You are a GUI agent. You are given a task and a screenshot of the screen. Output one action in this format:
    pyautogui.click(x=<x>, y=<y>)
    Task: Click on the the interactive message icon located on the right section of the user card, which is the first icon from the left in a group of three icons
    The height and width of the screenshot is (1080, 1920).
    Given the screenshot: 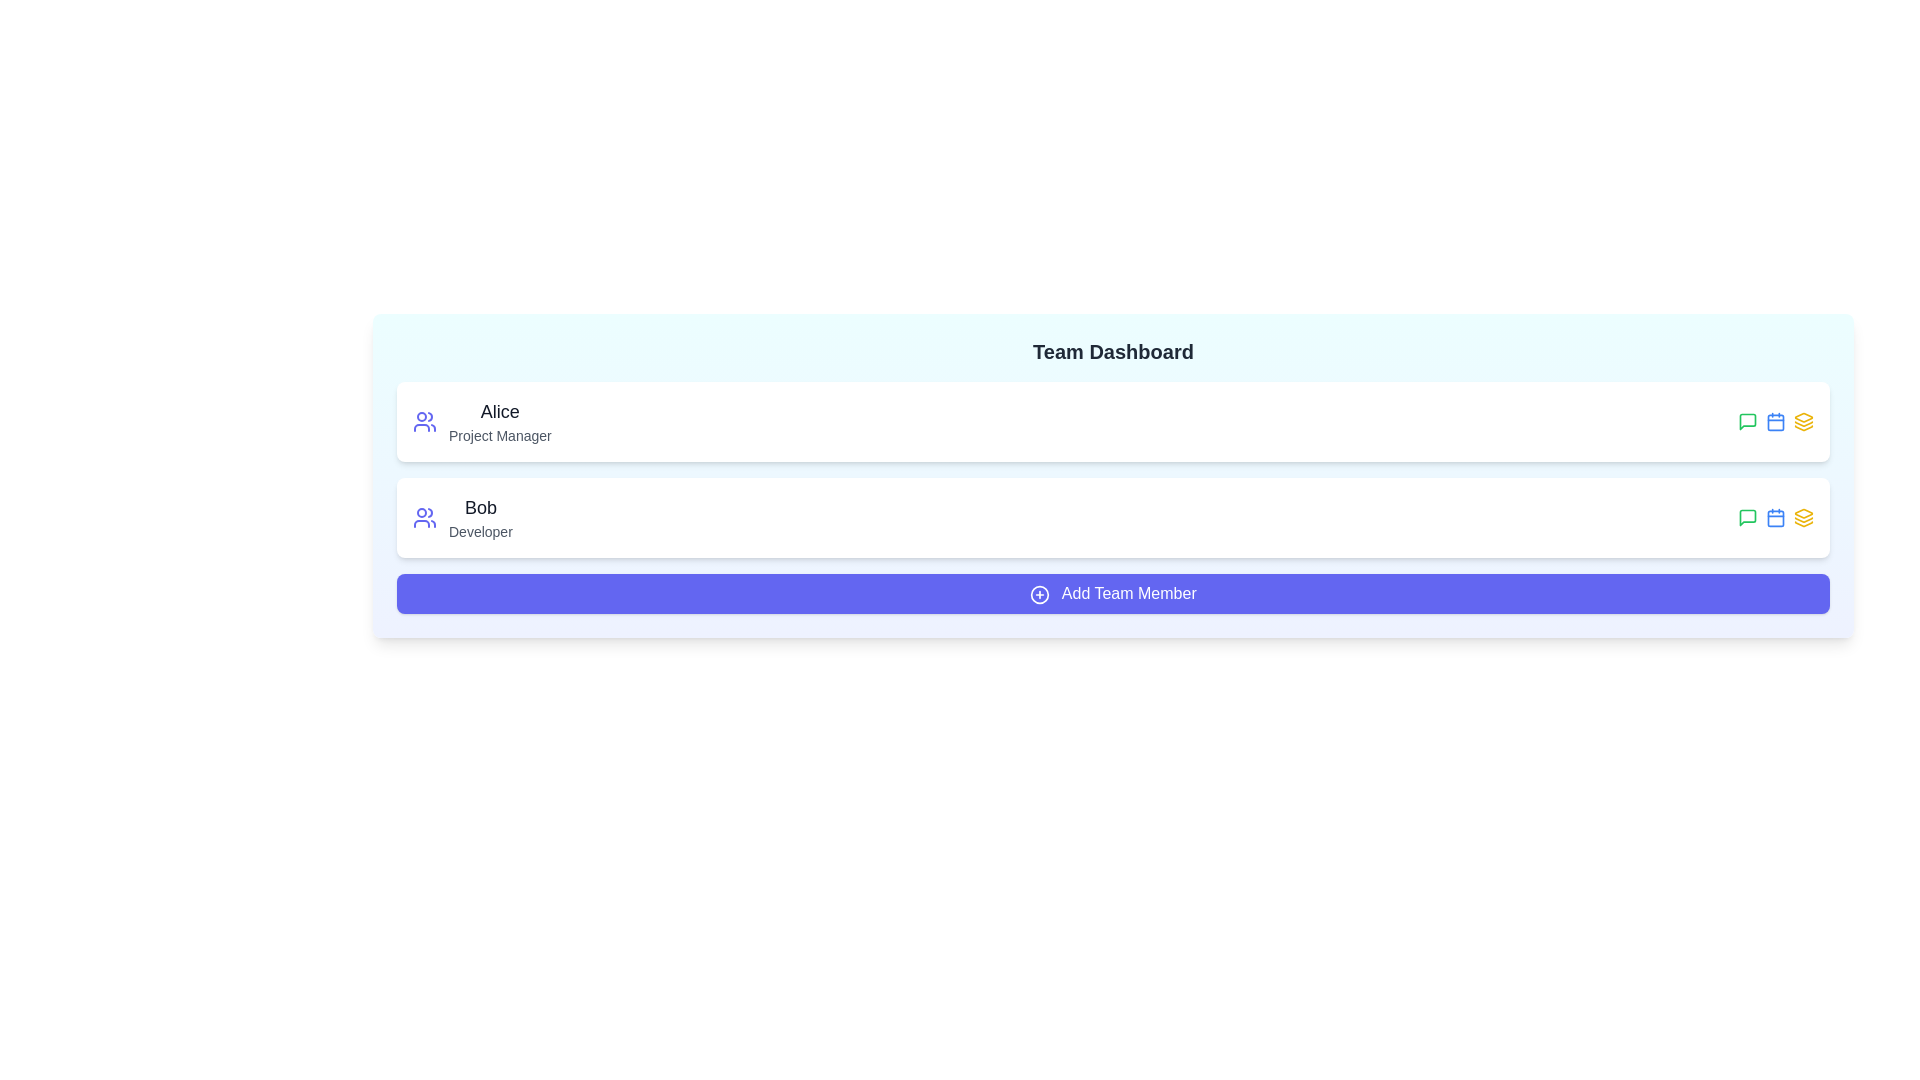 What is the action you would take?
    pyautogui.click(x=1746, y=516)
    